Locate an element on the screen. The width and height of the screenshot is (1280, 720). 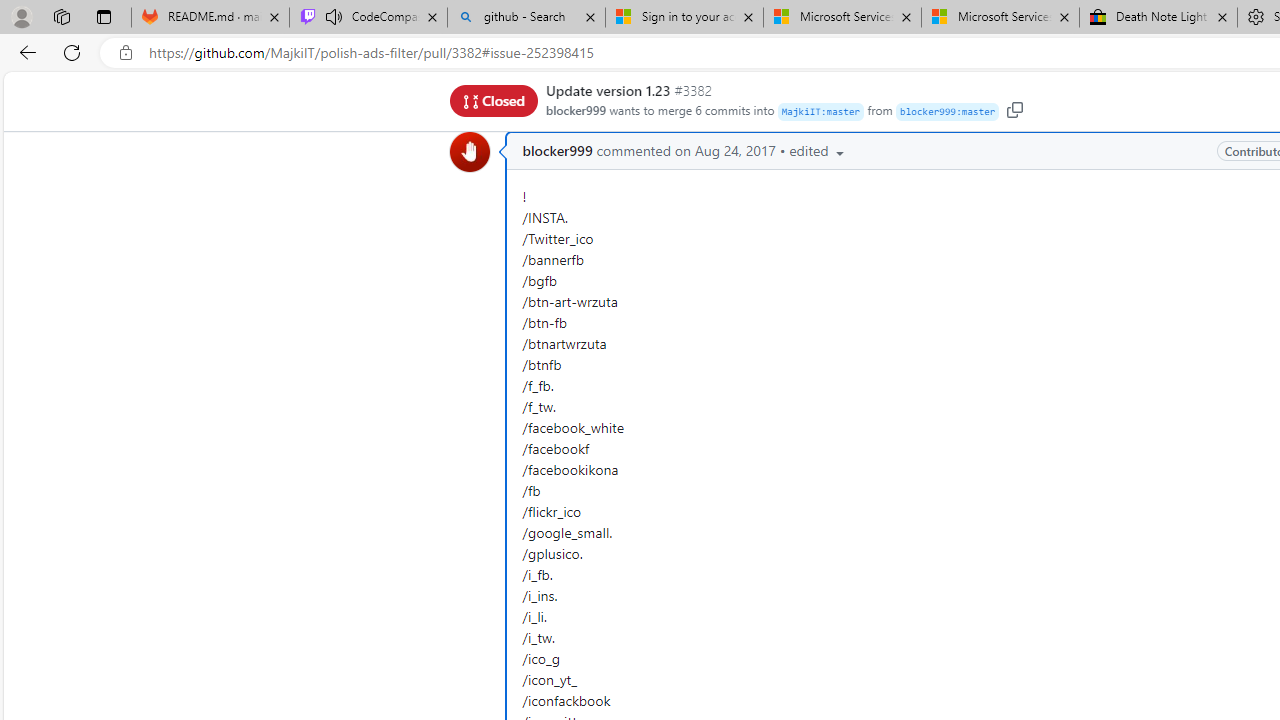
'Mute tab' is located at coordinates (334, 16).